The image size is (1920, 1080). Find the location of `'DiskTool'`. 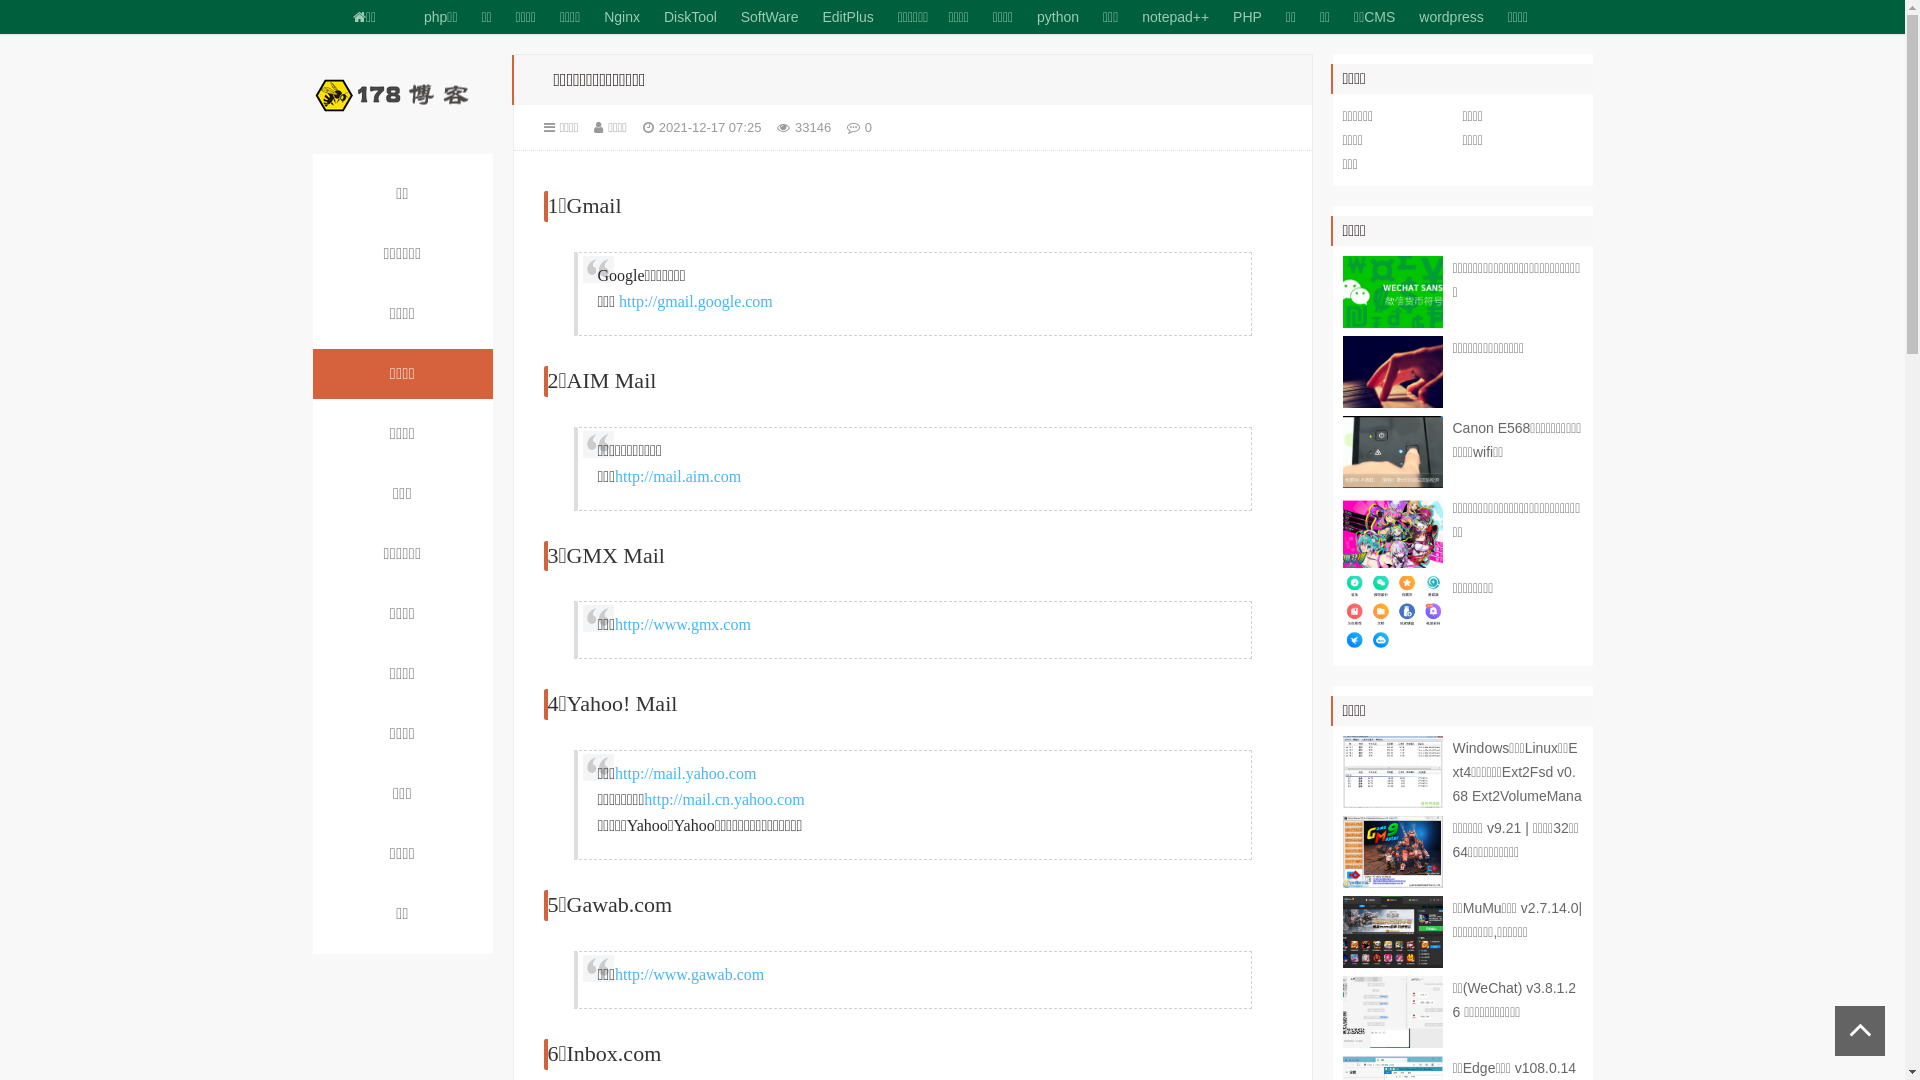

'DiskTool' is located at coordinates (690, 16).